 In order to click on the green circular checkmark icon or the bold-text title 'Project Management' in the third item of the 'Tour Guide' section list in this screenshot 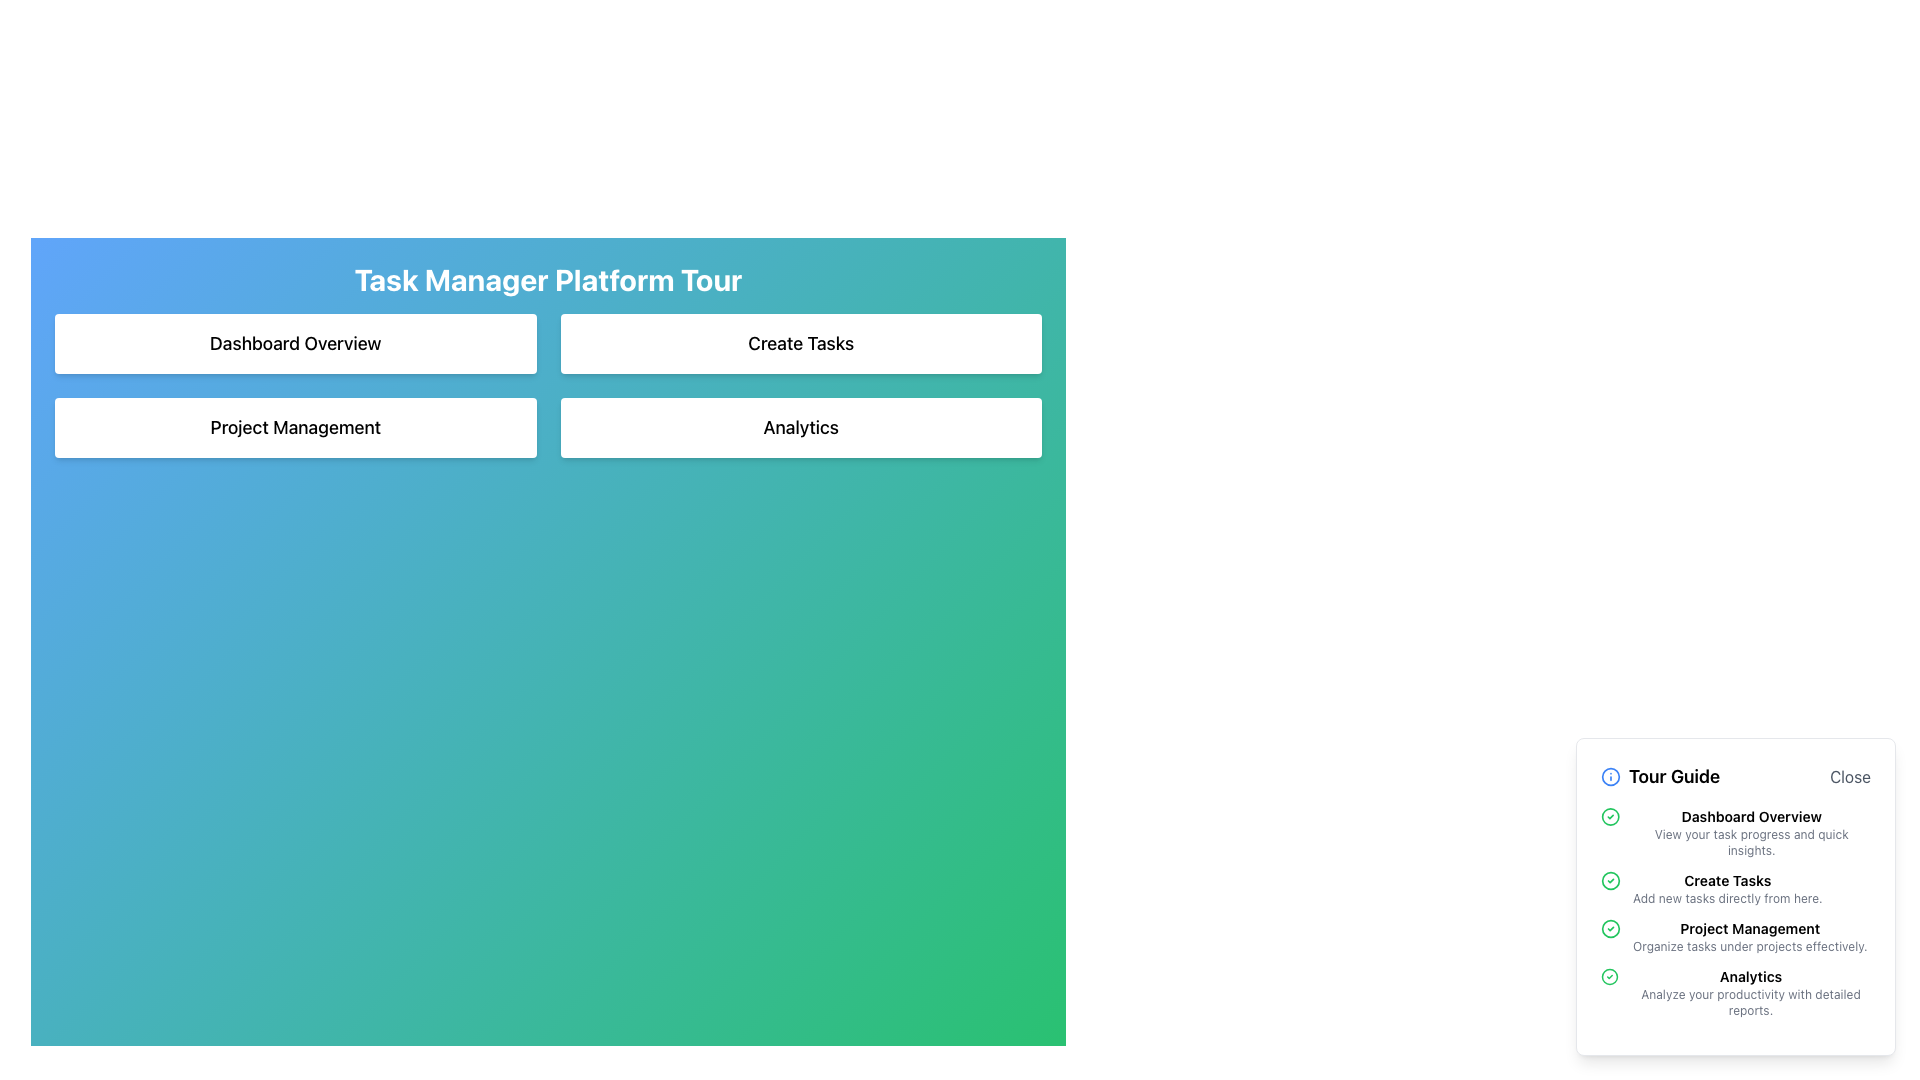, I will do `click(1735, 937)`.